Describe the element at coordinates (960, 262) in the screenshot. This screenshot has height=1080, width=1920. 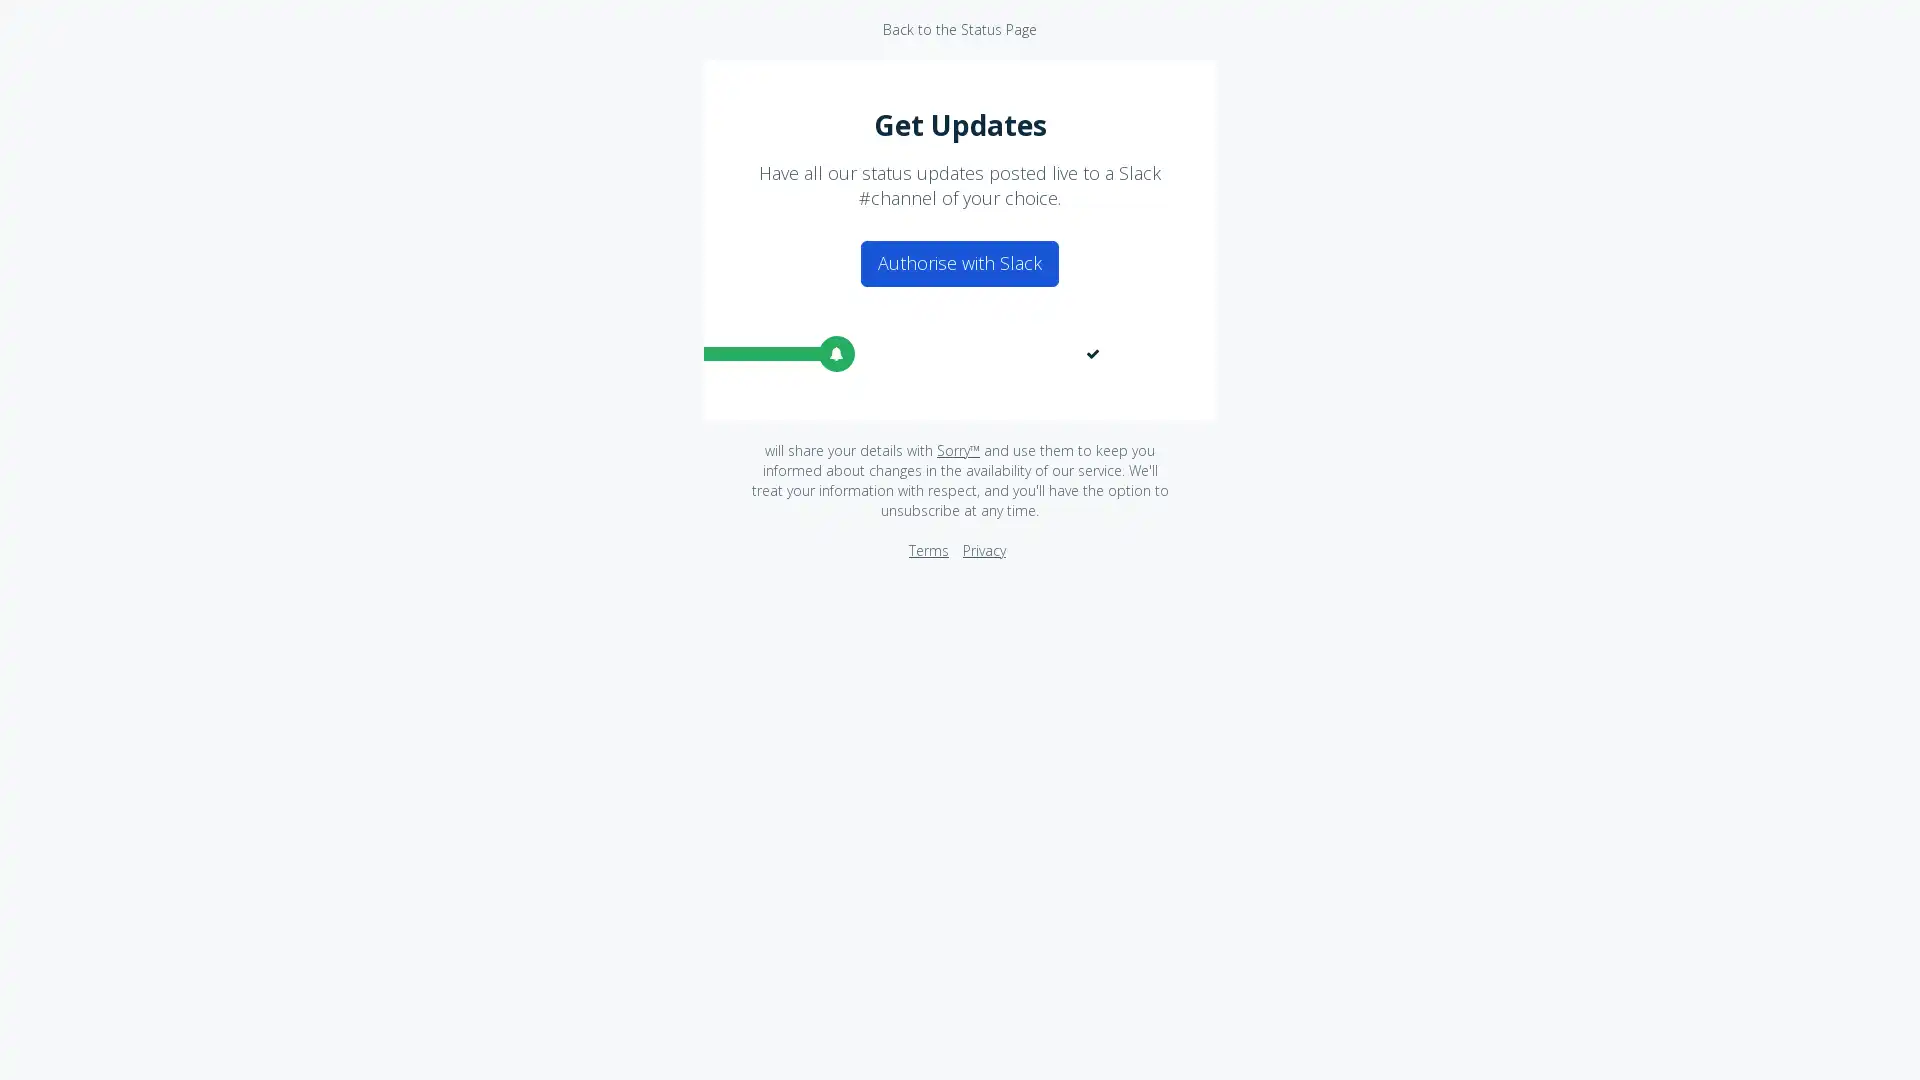
I see `Authorise with Slack` at that location.